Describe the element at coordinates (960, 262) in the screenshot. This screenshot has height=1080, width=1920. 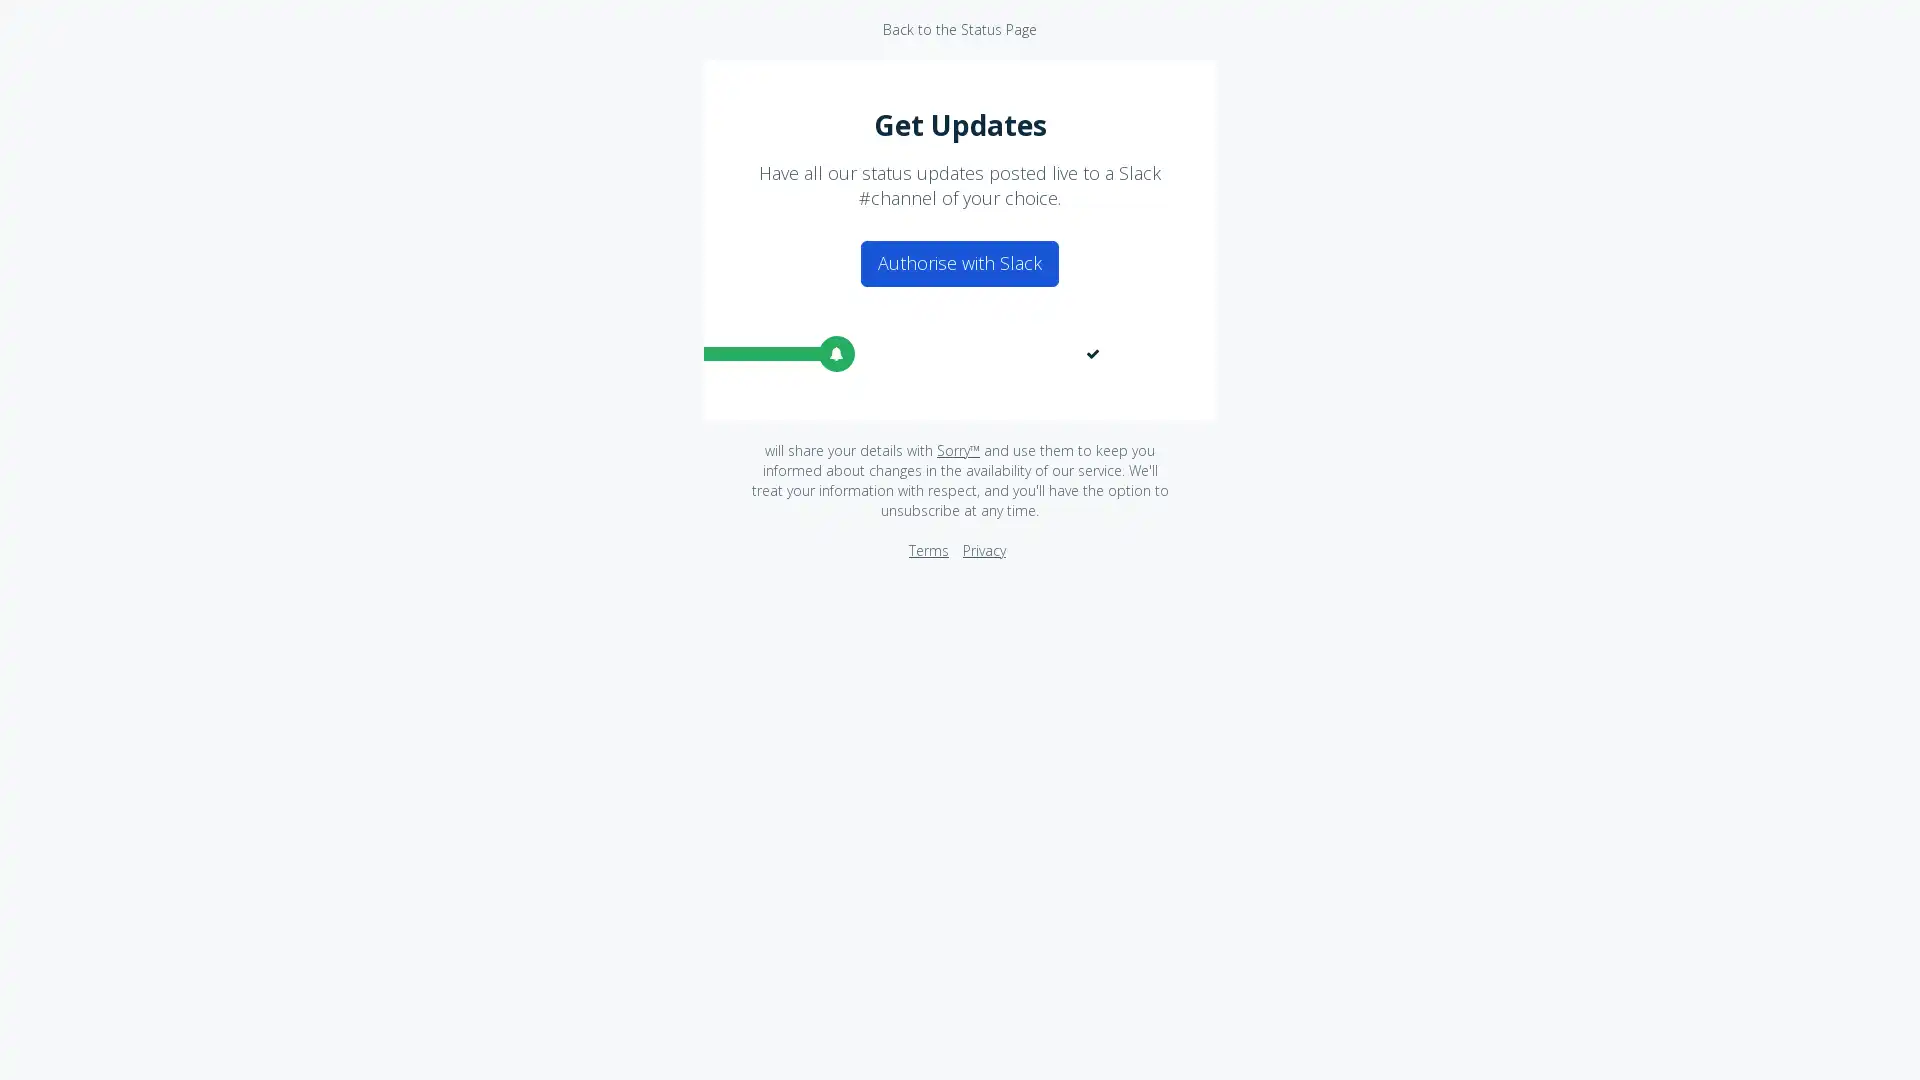
I see `Authorise with Slack` at that location.